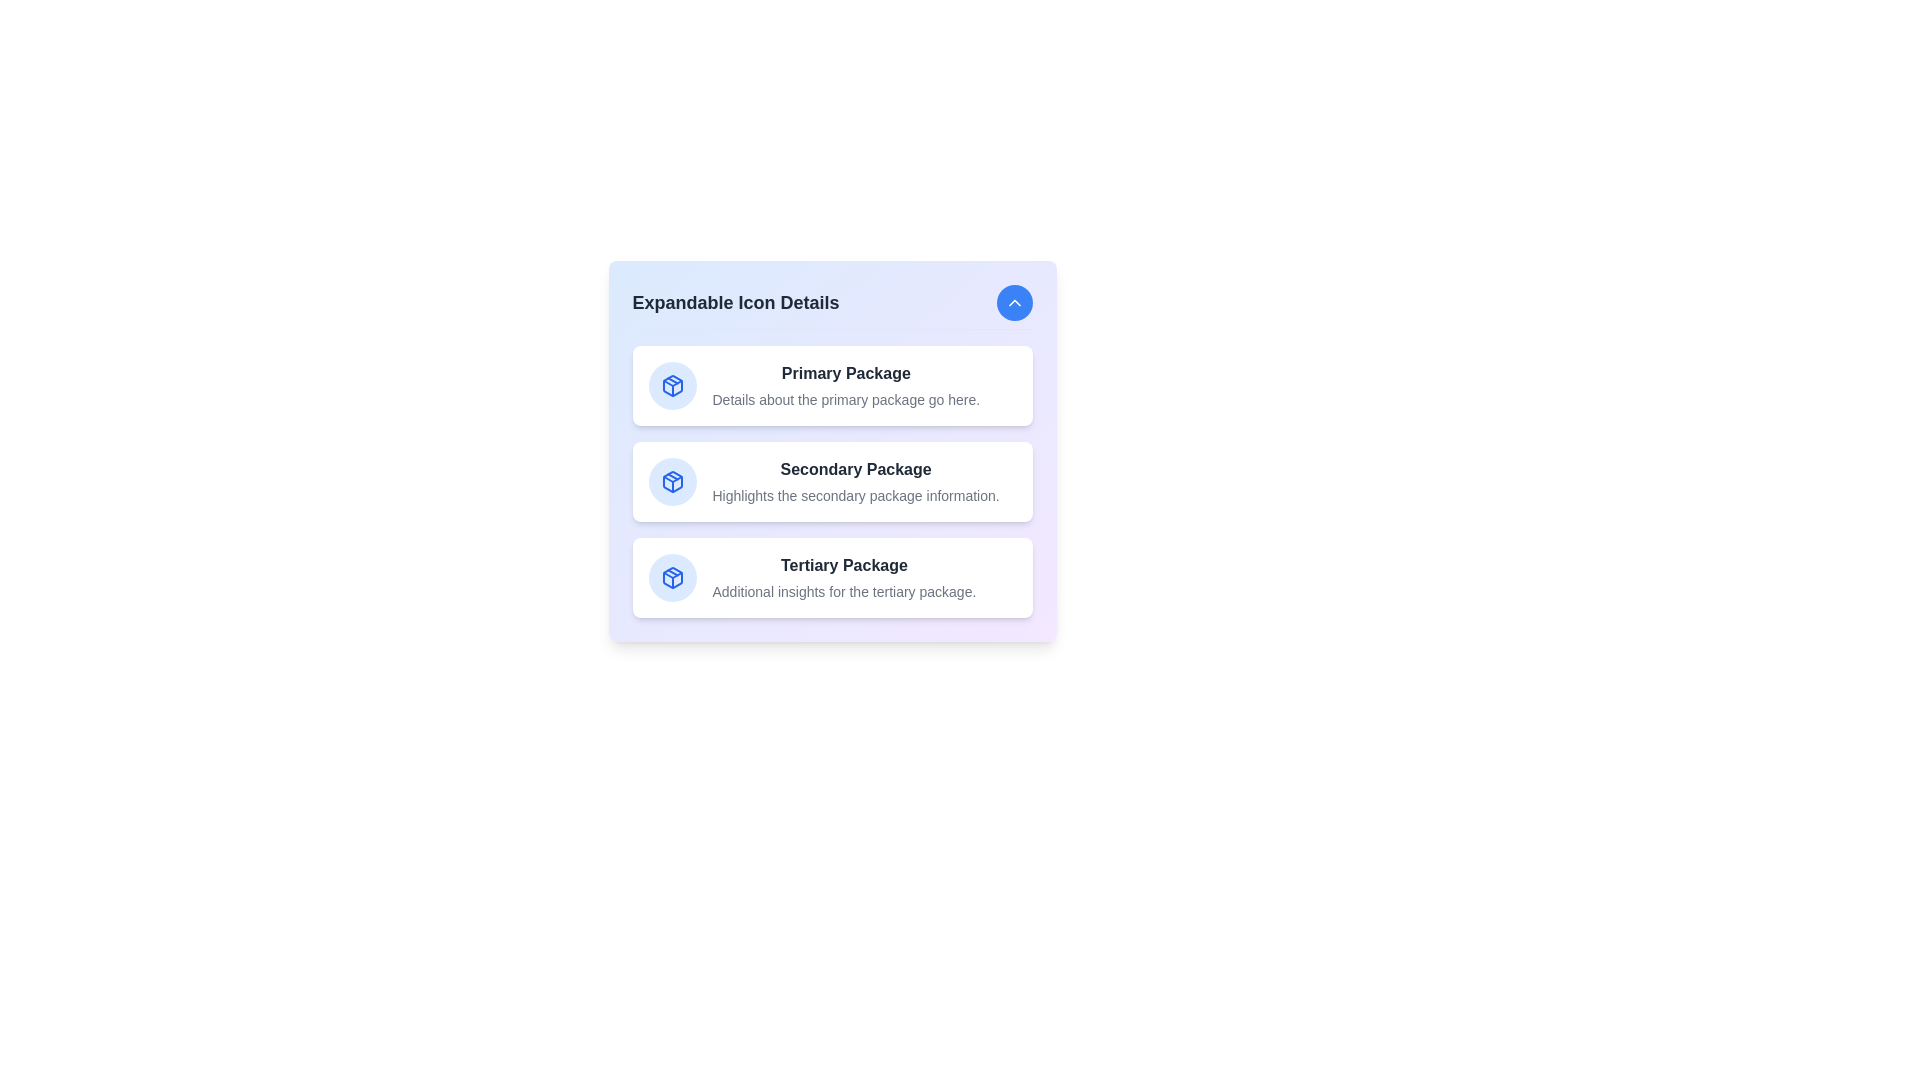 This screenshot has width=1920, height=1080. What do you see at coordinates (832, 307) in the screenshot?
I see `title of the Collapsible Section Header, which is currently expanded and indicated by the chevron icon` at bounding box center [832, 307].